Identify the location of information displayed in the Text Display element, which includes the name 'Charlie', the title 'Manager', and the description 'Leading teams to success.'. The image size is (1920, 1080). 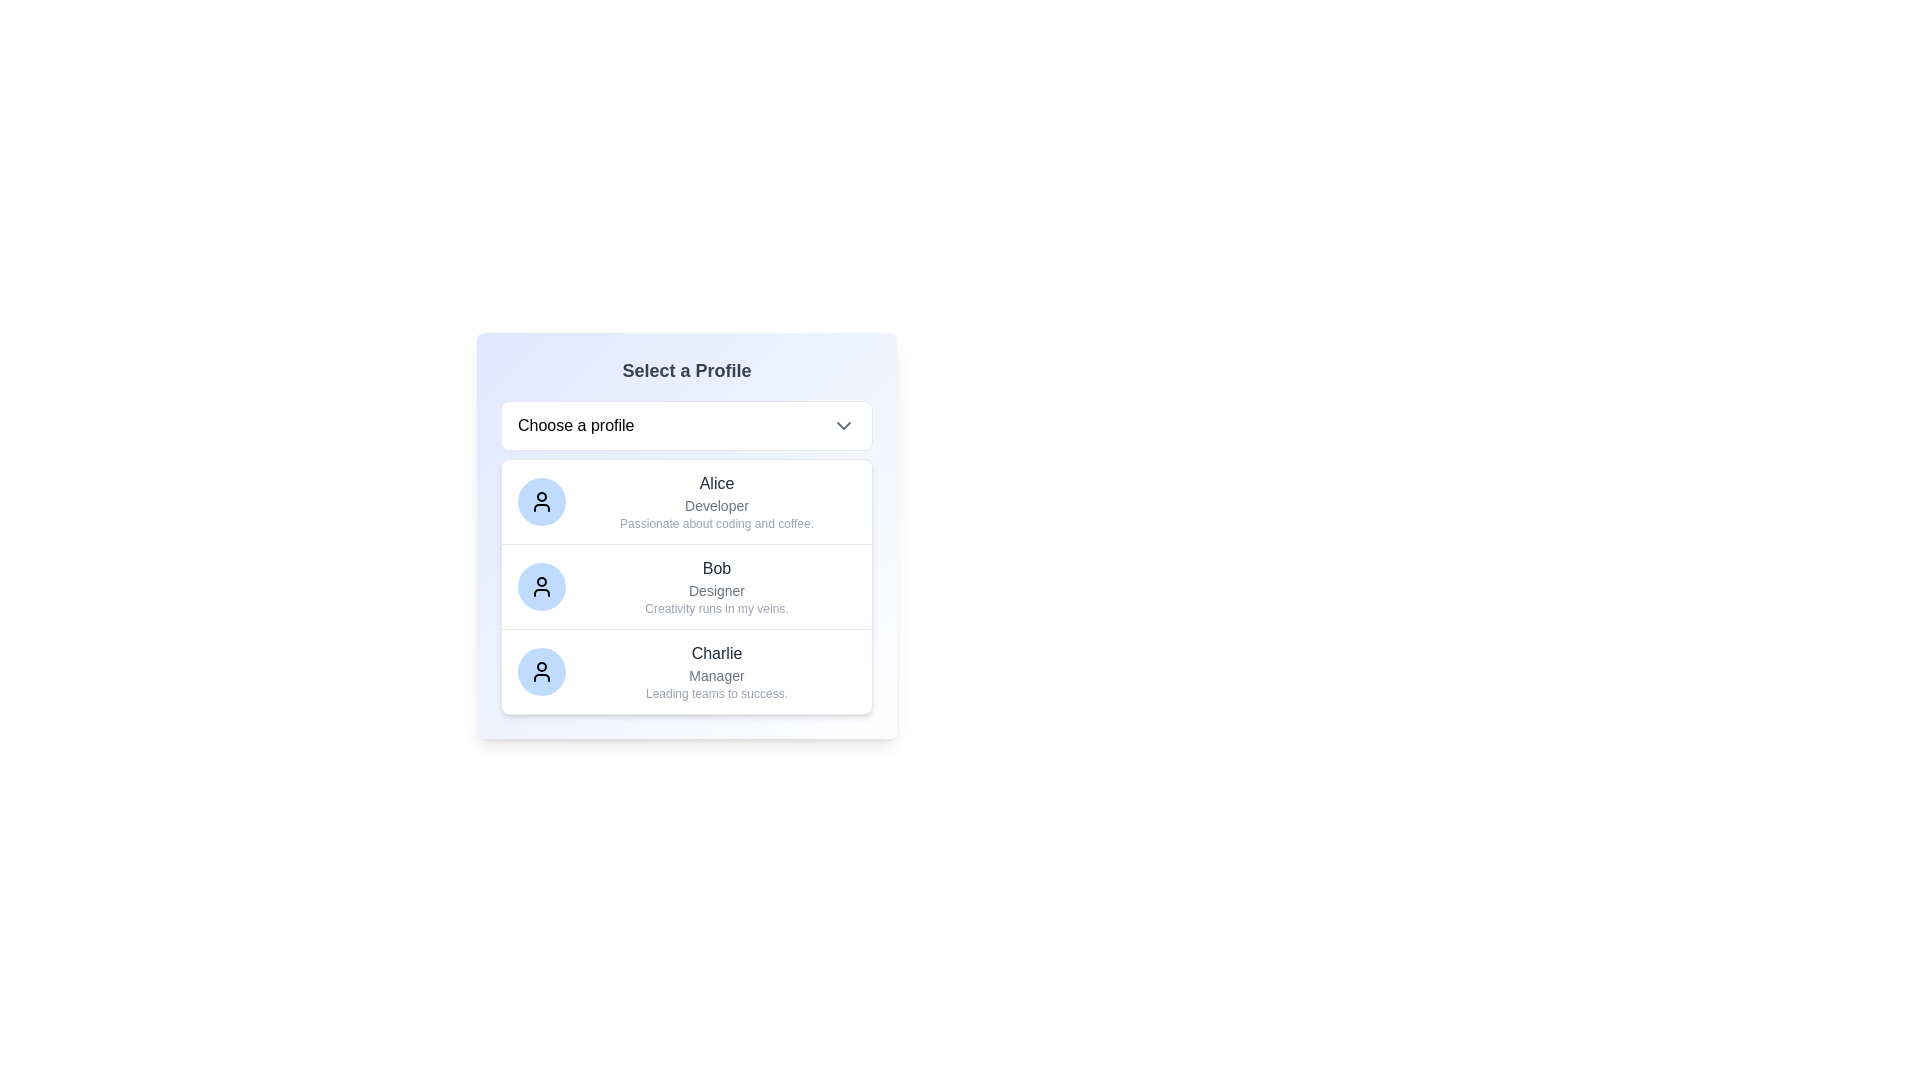
(716, 671).